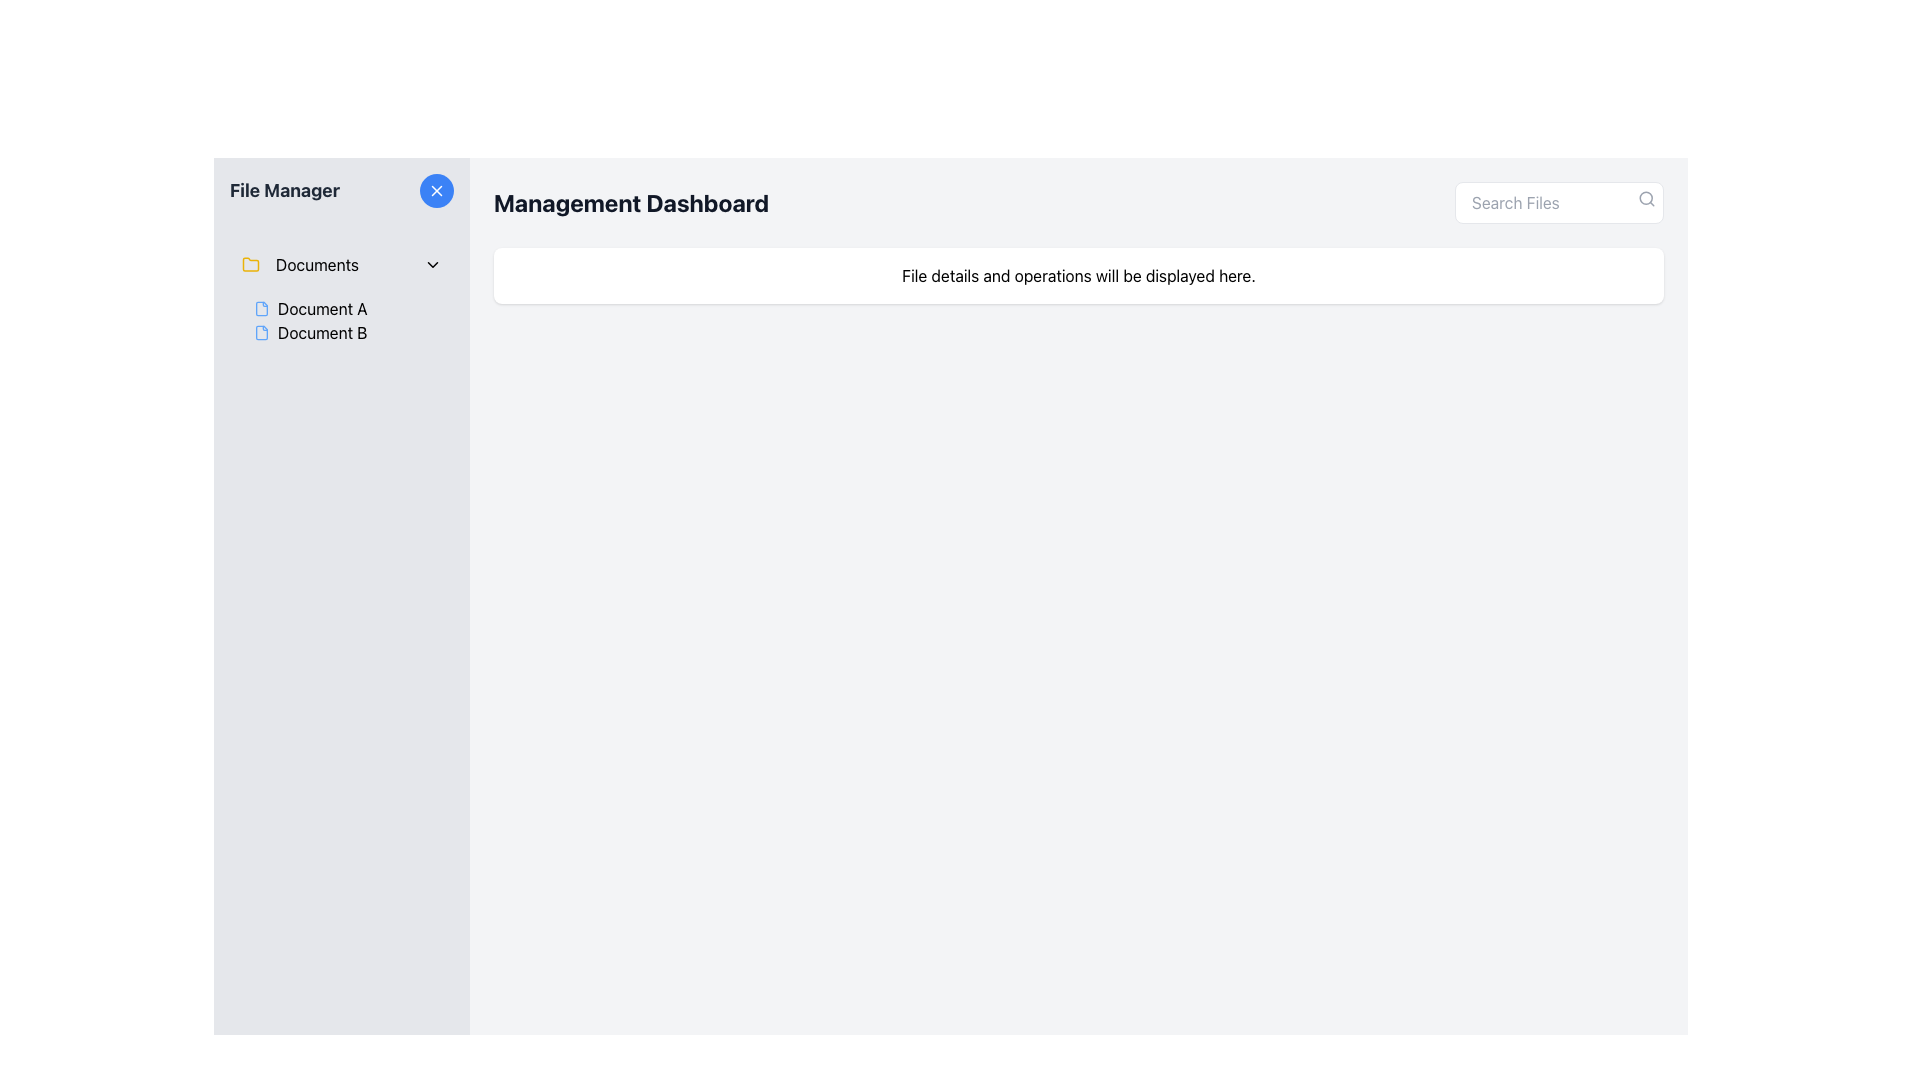 The height and width of the screenshot is (1080, 1920). I want to click on the small white 'X' icon located in the circular blue button at the top of the left sidebar, above the 'Documents' section in the 'File Manager' panel to invoke its function, so click(435, 191).